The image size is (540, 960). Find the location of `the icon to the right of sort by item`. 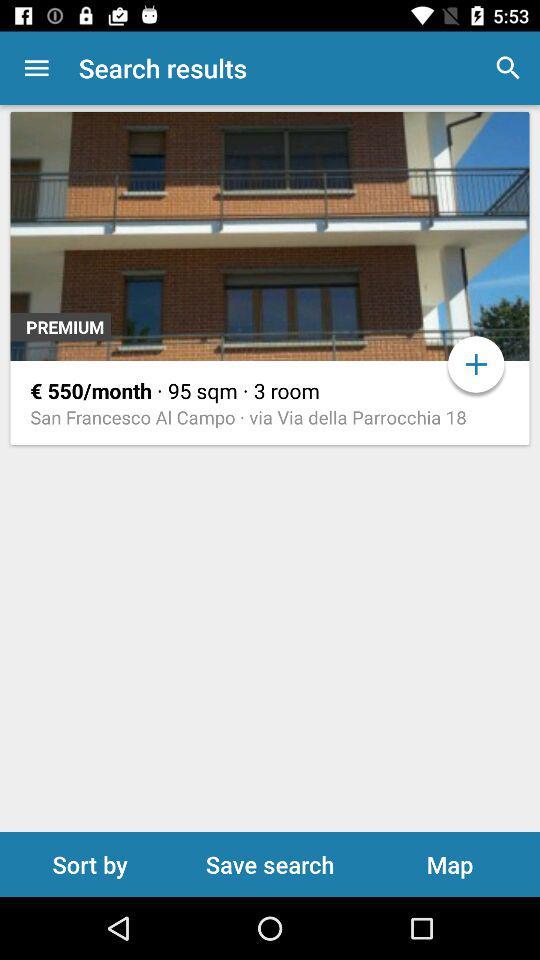

the icon to the right of sort by item is located at coordinates (270, 863).